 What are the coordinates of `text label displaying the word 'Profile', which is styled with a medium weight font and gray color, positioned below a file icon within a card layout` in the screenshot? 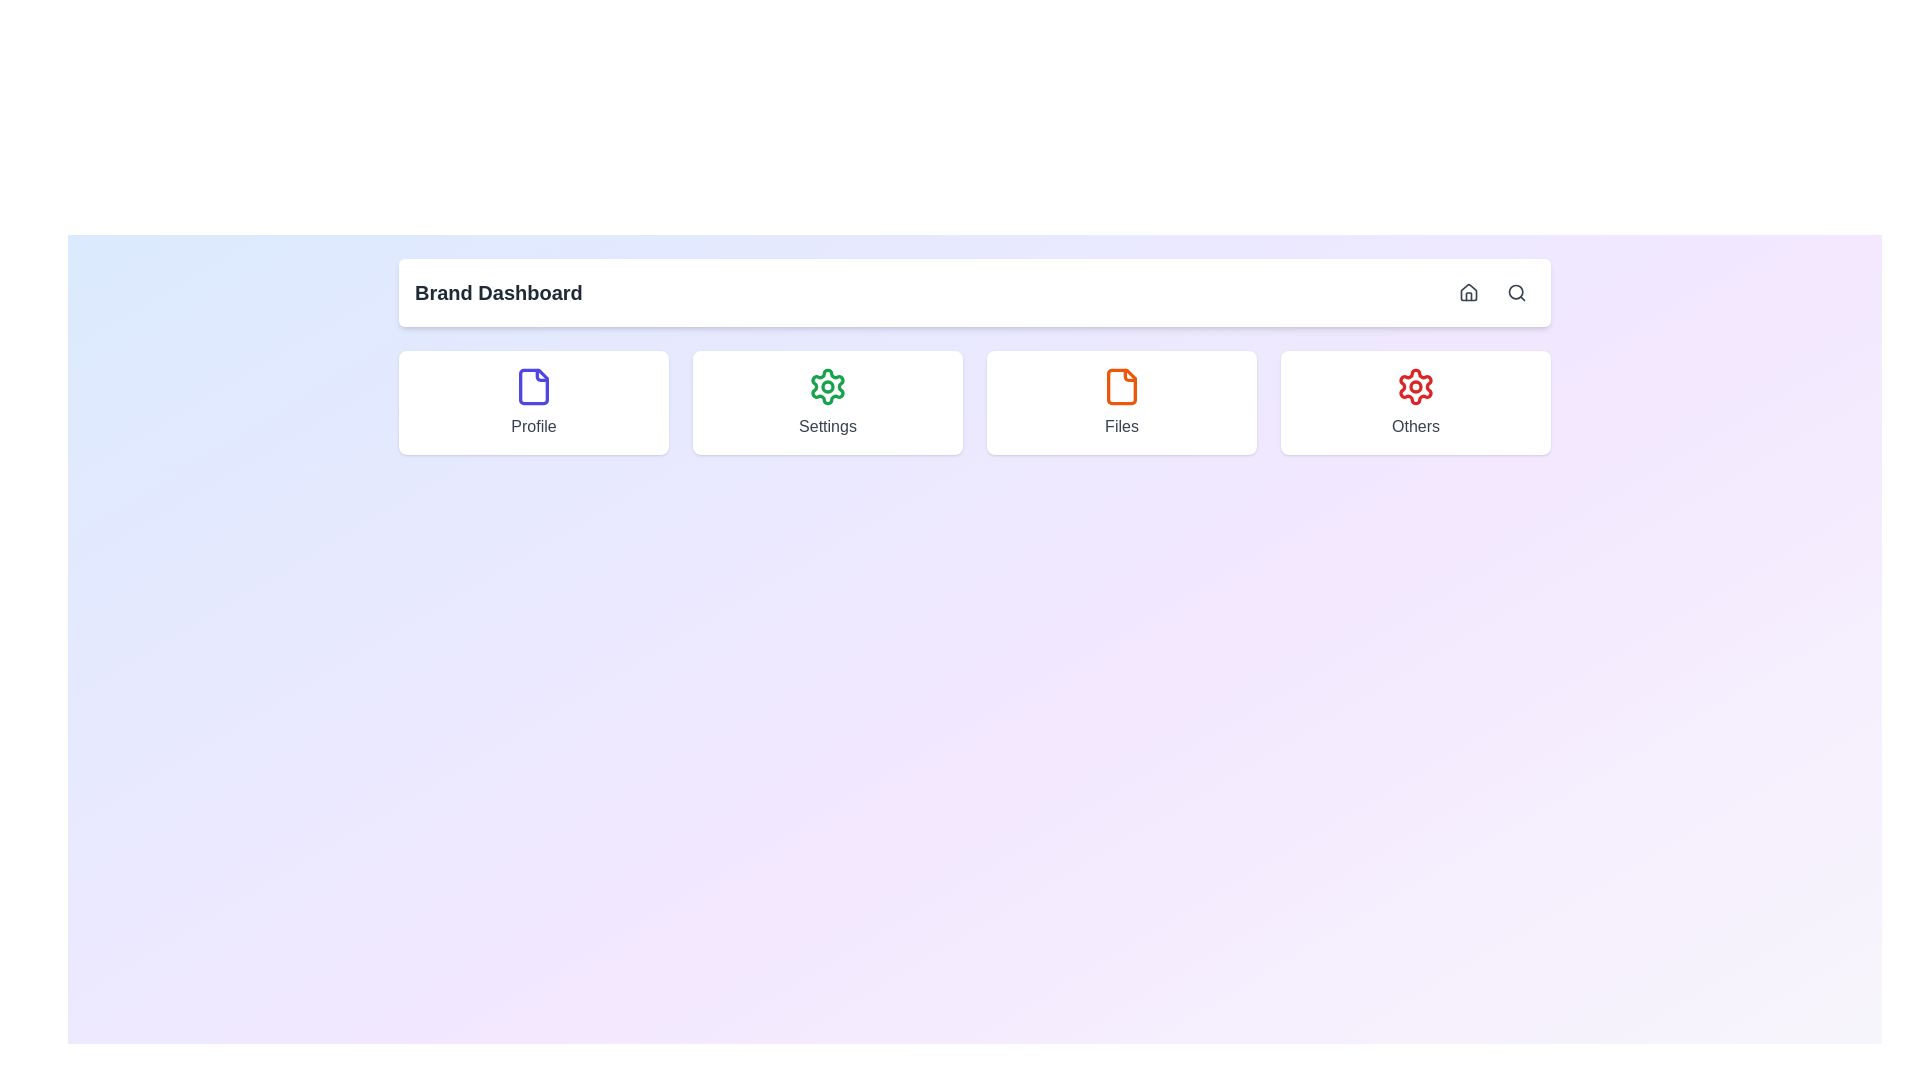 It's located at (533, 426).